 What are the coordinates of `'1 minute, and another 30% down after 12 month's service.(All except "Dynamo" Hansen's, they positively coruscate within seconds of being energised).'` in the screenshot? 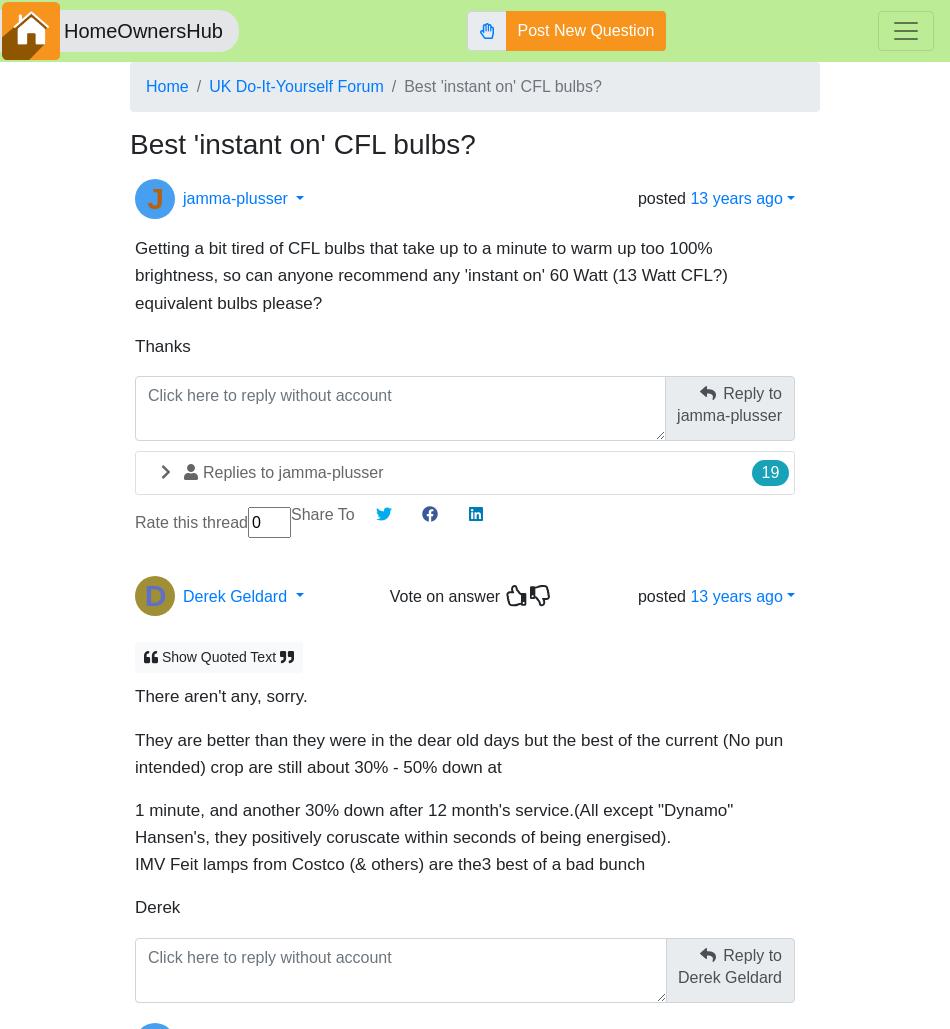 It's located at (432, 813).